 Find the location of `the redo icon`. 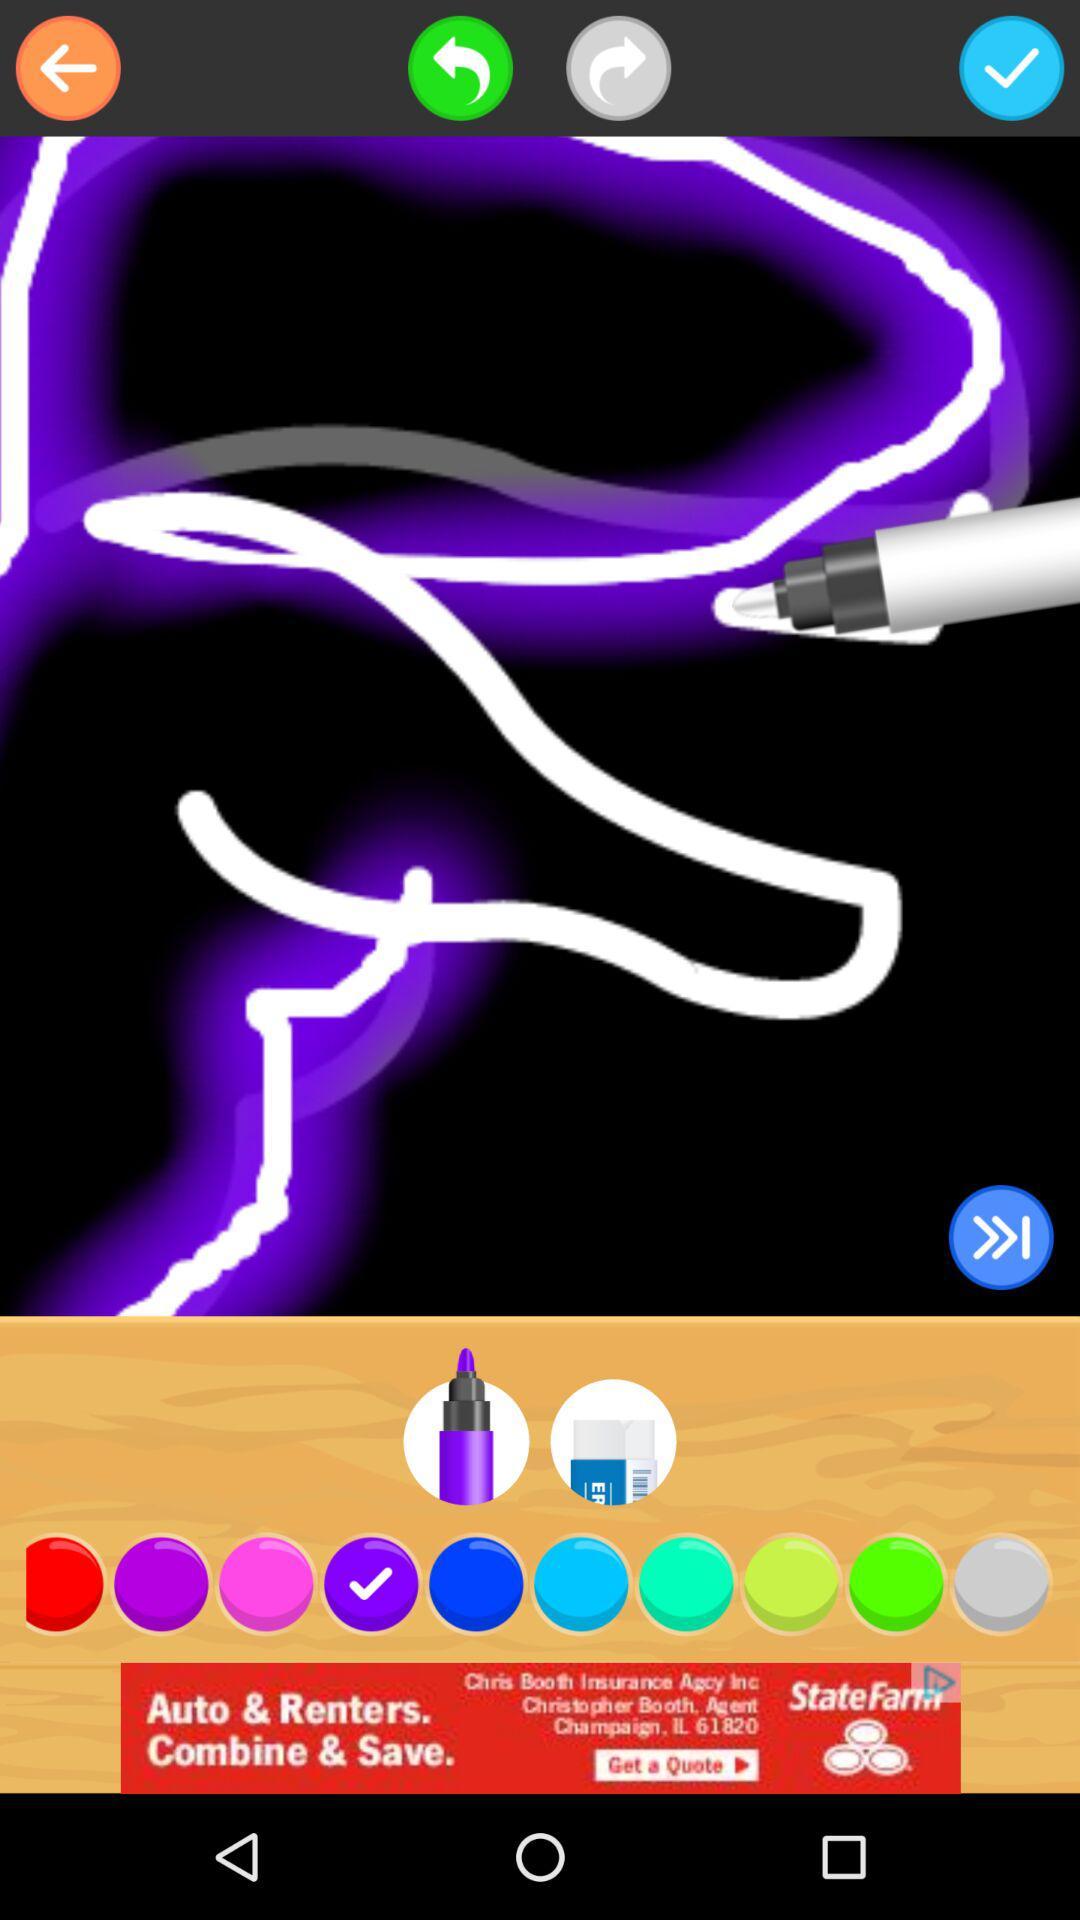

the redo icon is located at coordinates (617, 68).